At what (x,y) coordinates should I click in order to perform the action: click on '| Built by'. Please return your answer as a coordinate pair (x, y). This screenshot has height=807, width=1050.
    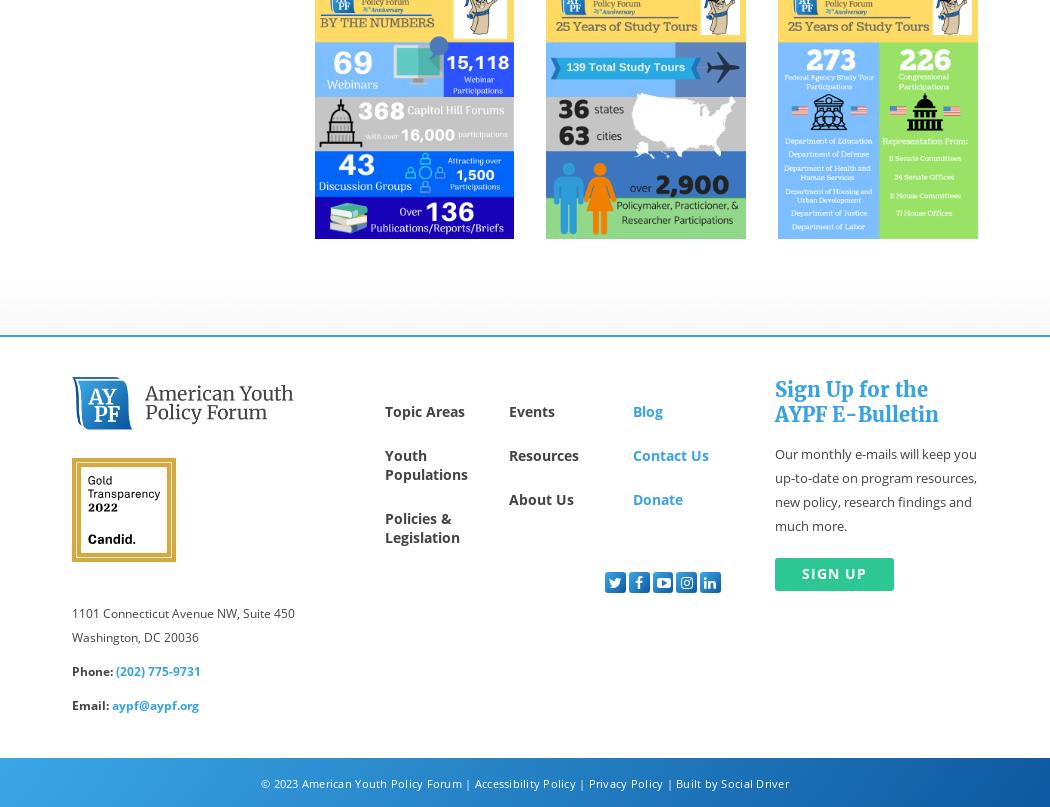
    Looking at the image, I should click on (691, 782).